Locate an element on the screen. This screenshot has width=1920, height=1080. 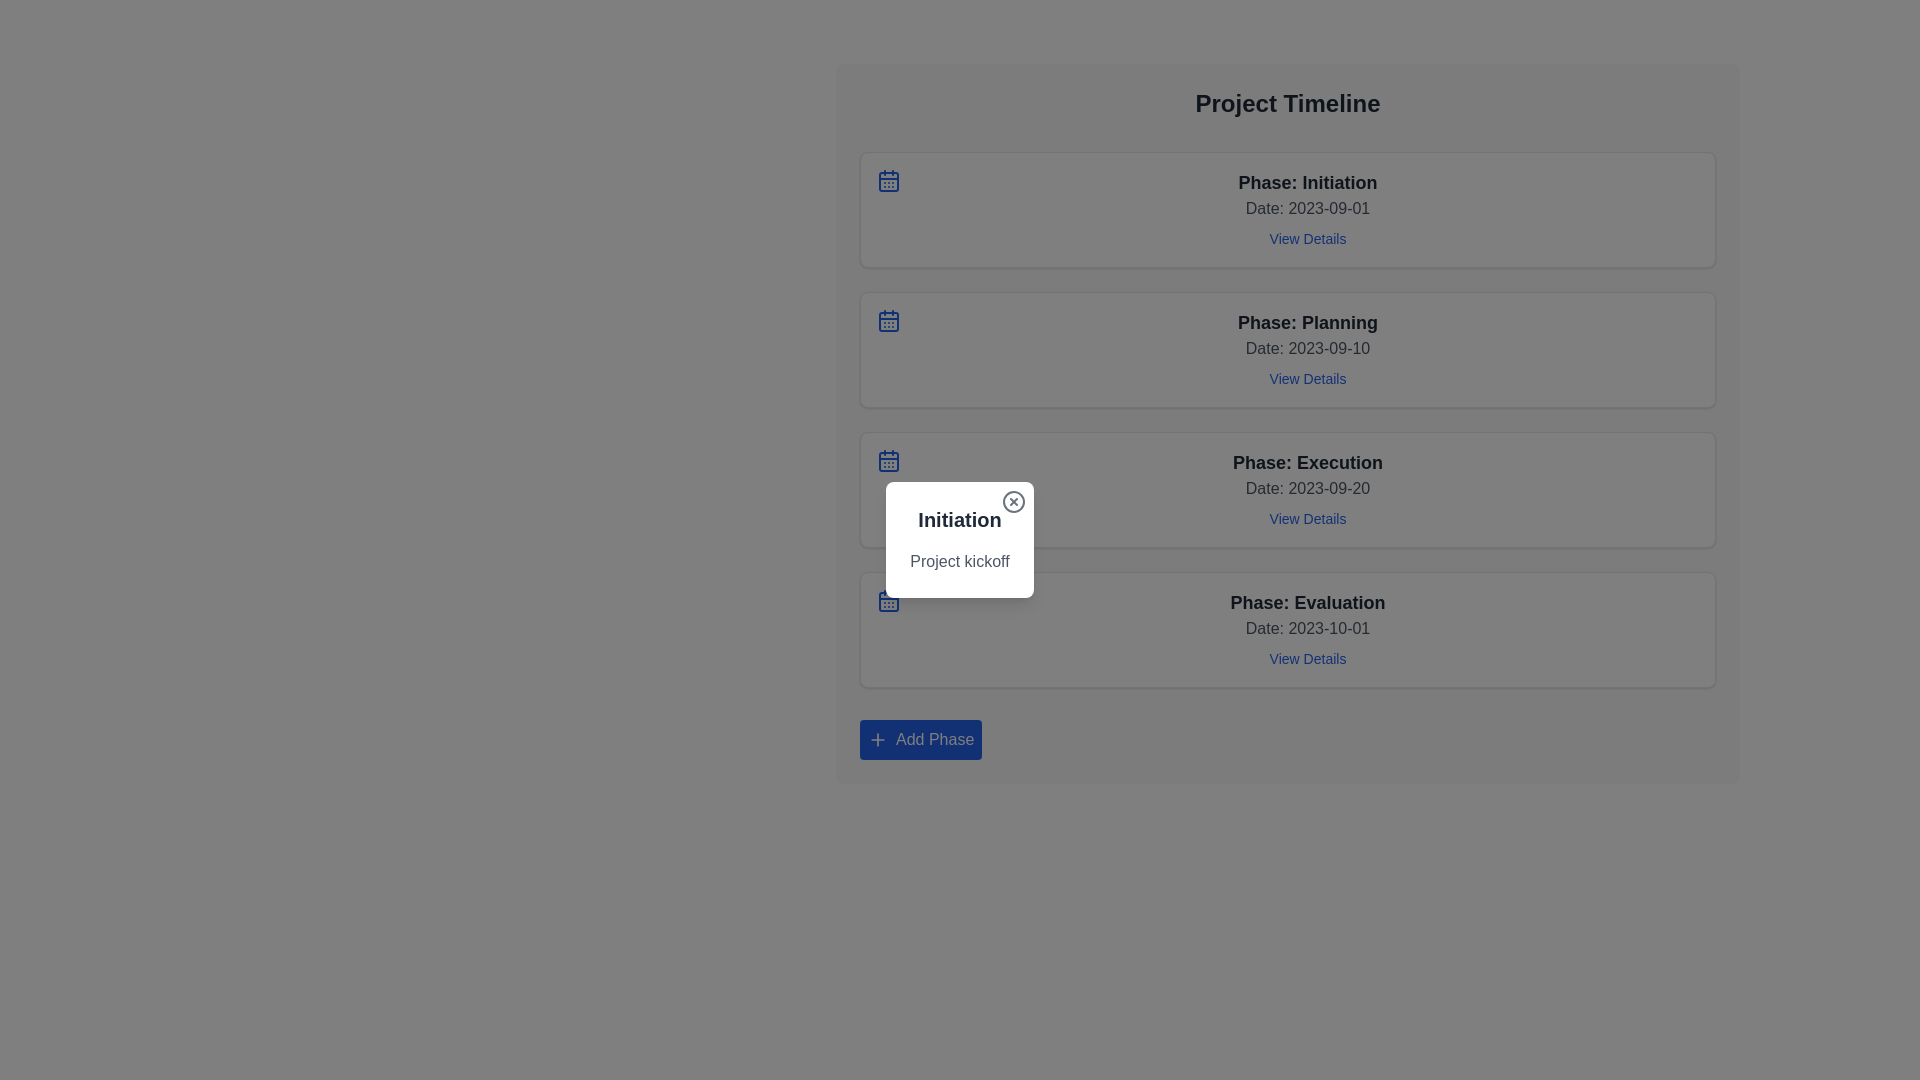
the gray circular button with an 'X' symbol located at the top-right corner of the 'Initiation' card is located at coordinates (1013, 500).